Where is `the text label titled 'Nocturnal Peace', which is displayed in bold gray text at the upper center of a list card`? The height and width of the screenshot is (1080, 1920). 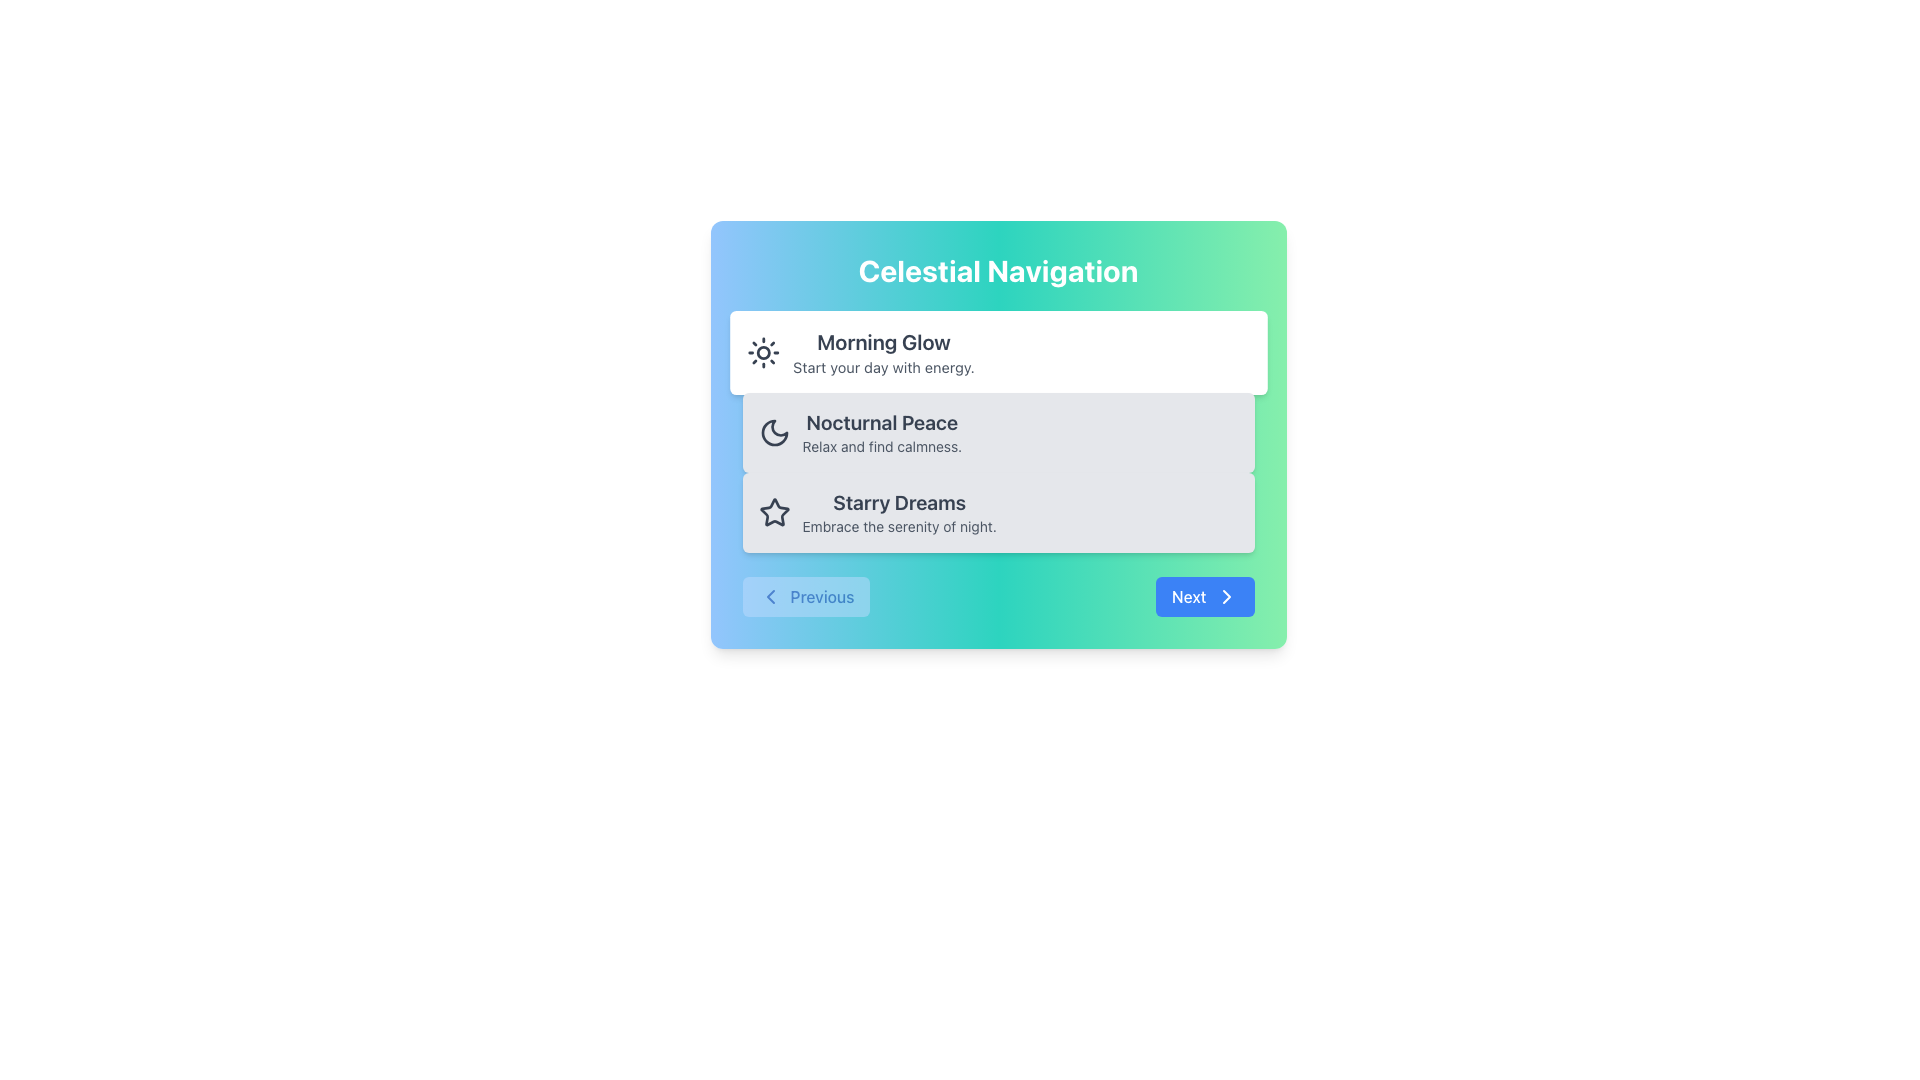
the text label titled 'Nocturnal Peace', which is displayed in bold gray text at the upper center of a list card is located at coordinates (881, 422).